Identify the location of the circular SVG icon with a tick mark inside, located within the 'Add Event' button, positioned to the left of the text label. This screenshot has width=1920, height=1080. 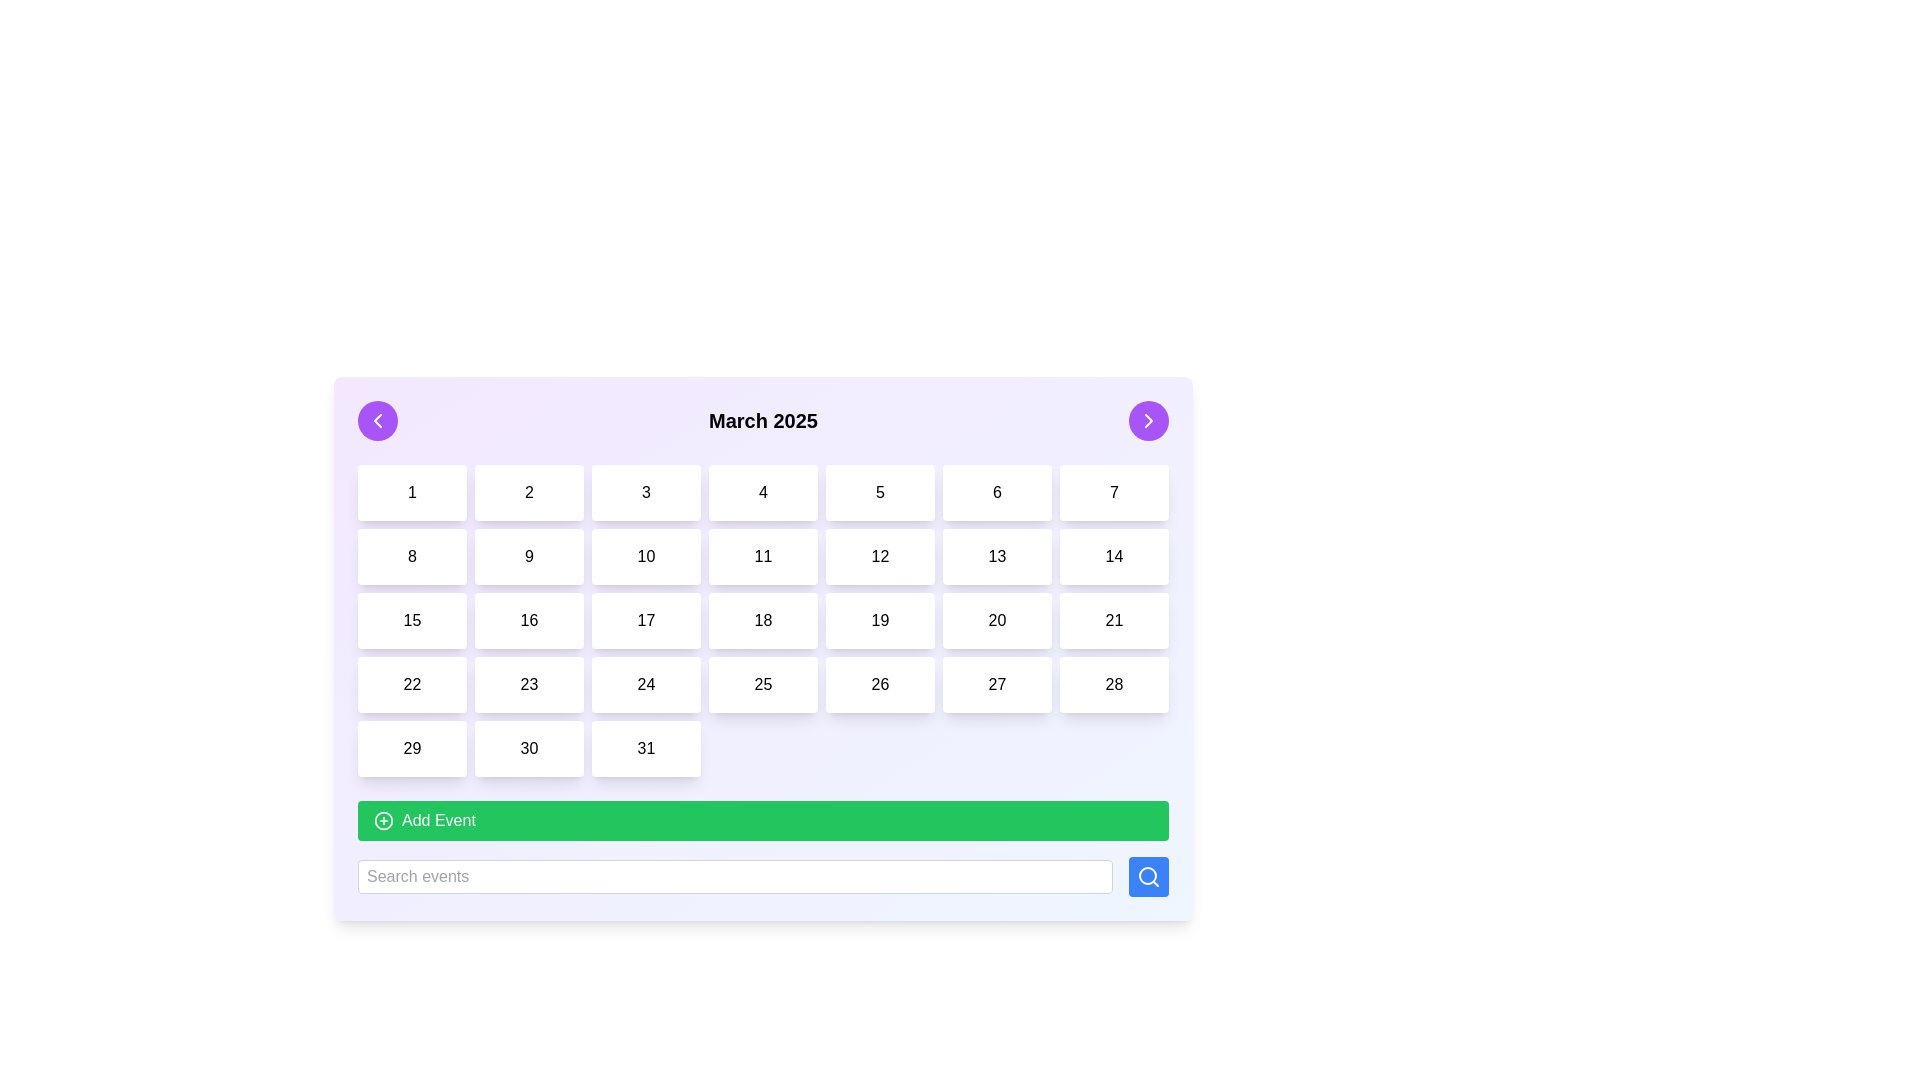
(384, 821).